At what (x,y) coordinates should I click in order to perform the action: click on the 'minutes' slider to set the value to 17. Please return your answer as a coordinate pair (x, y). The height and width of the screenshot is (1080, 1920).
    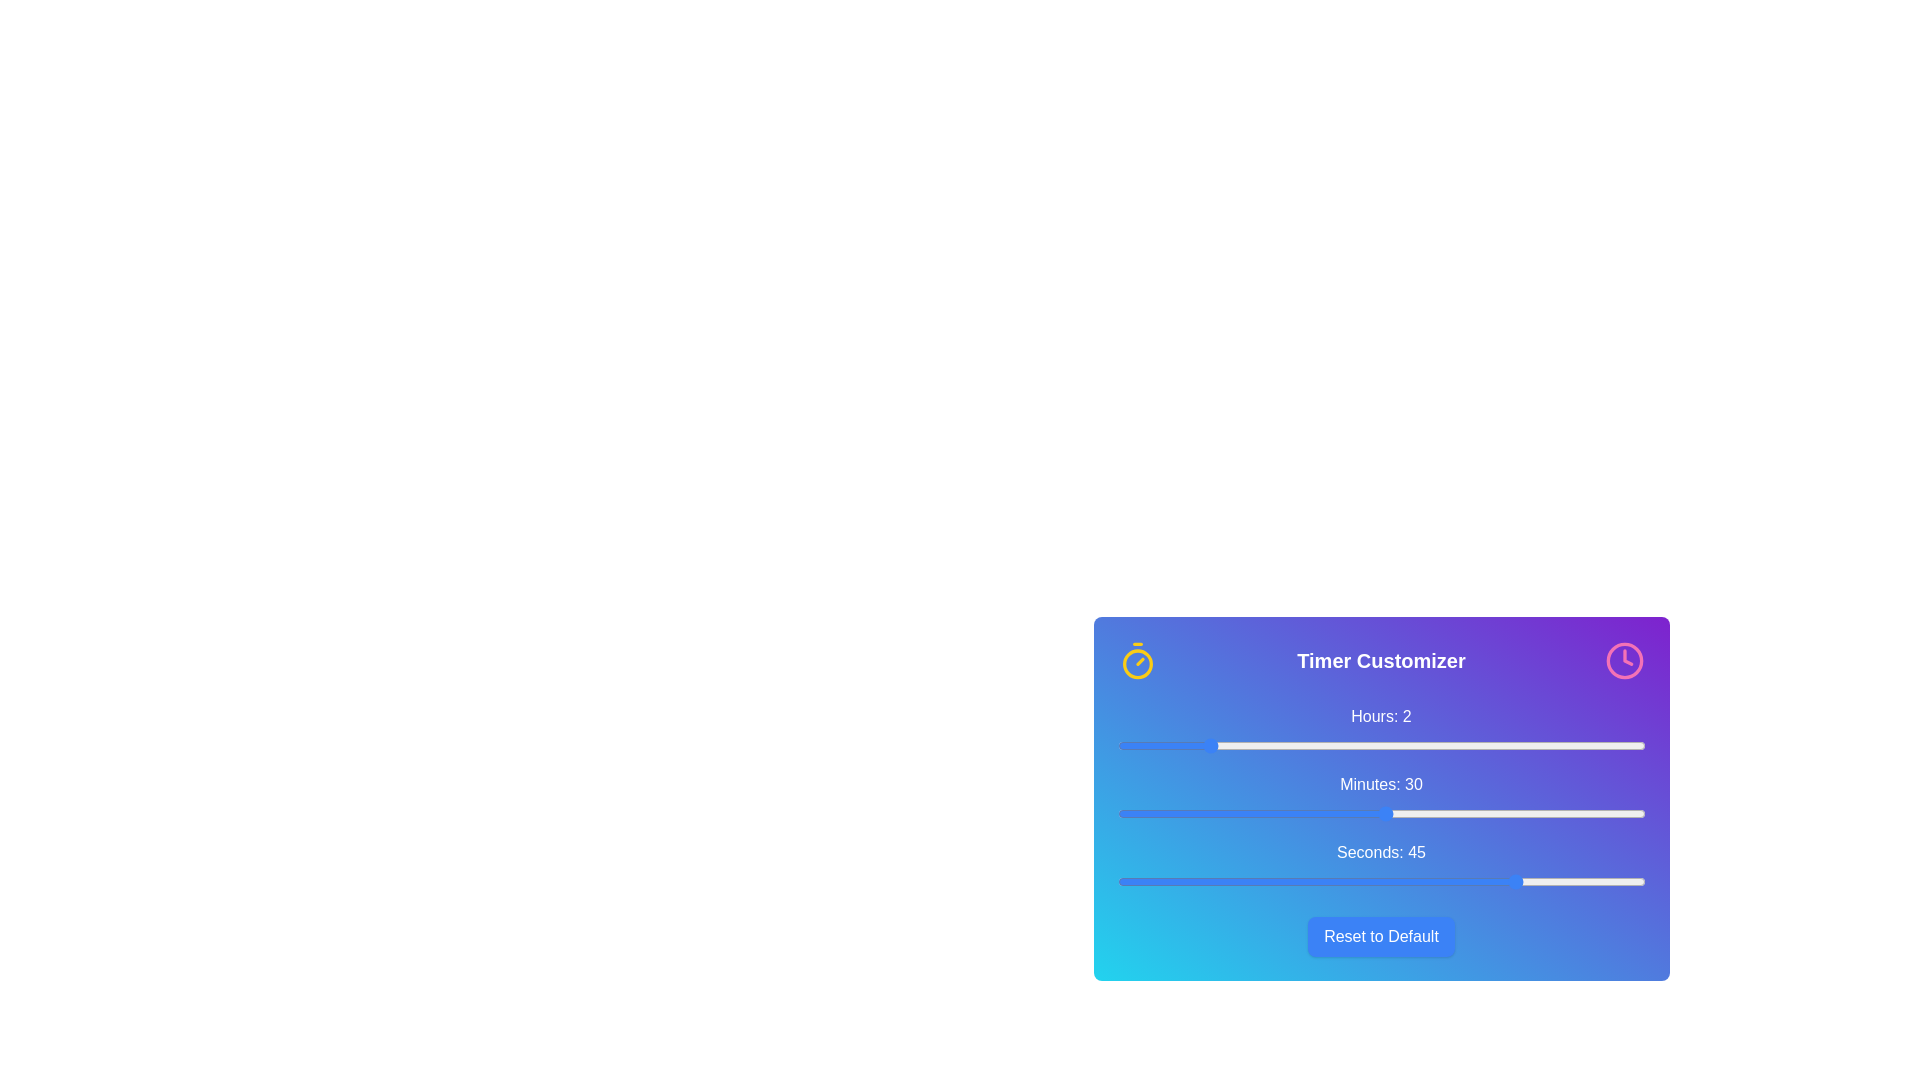
    Looking at the image, I should click on (1268, 813).